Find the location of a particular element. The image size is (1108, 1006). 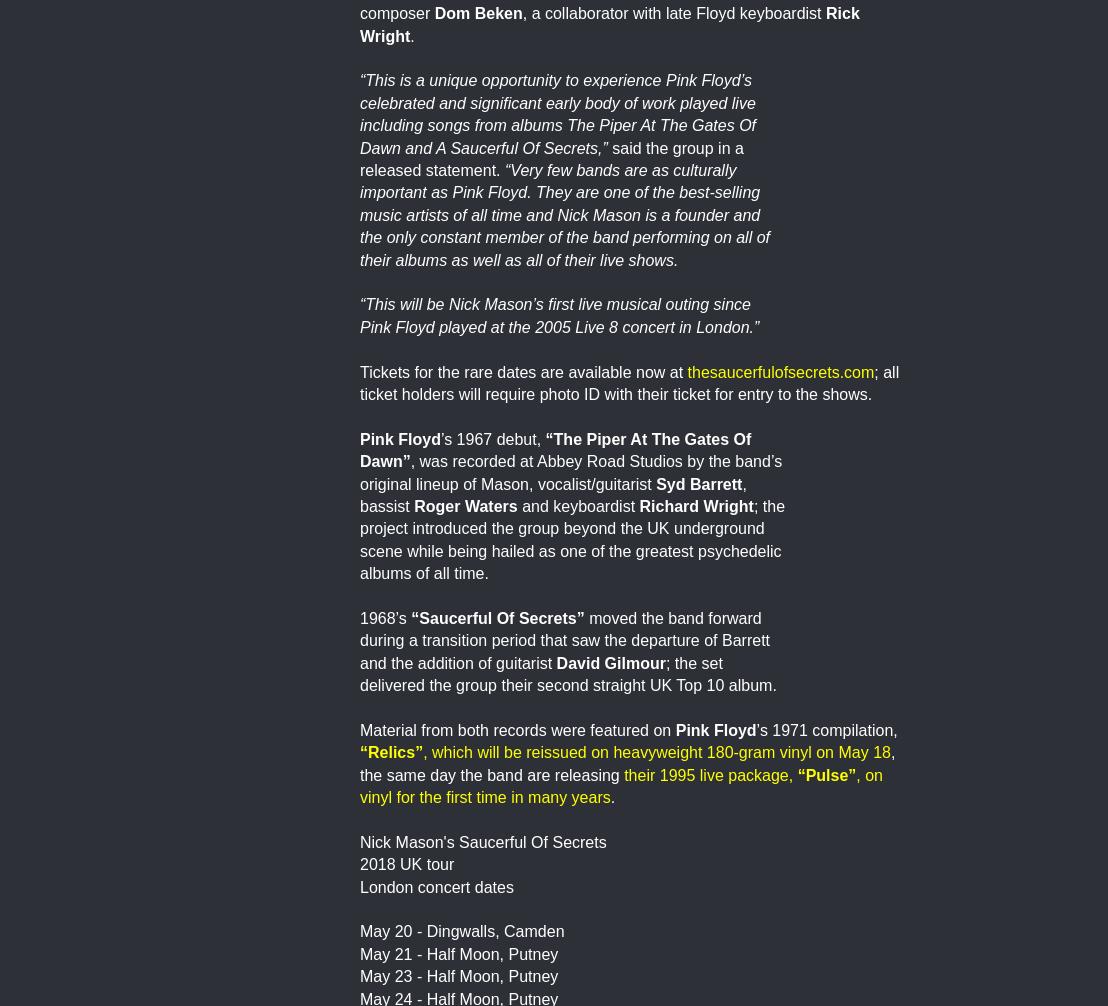

', was recorded at Abbey Road Studios by the band’s original lineup of Mason, vocalist/guitarist' is located at coordinates (570, 471).